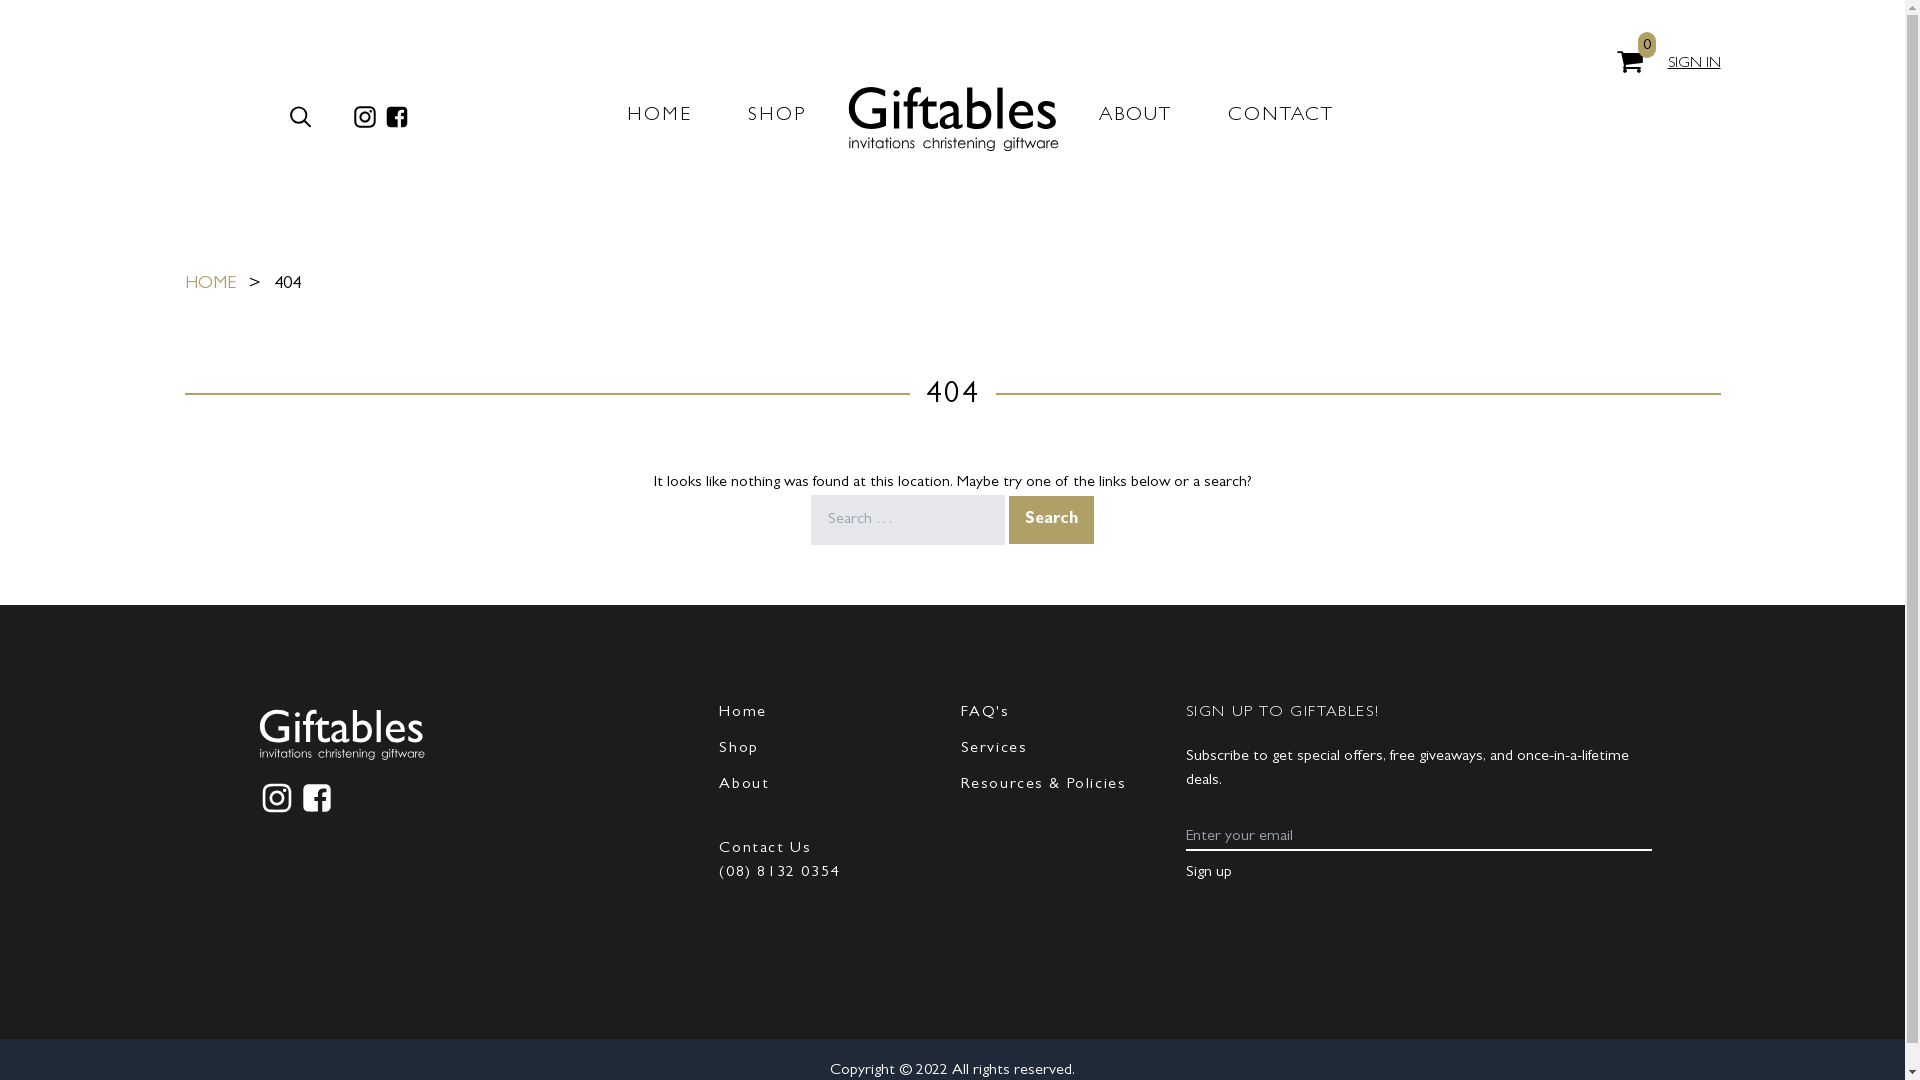 The width and height of the screenshot is (1920, 1080). What do you see at coordinates (1281, 116) in the screenshot?
I see `'CONTACT'` at bounding box center [1281, 116].